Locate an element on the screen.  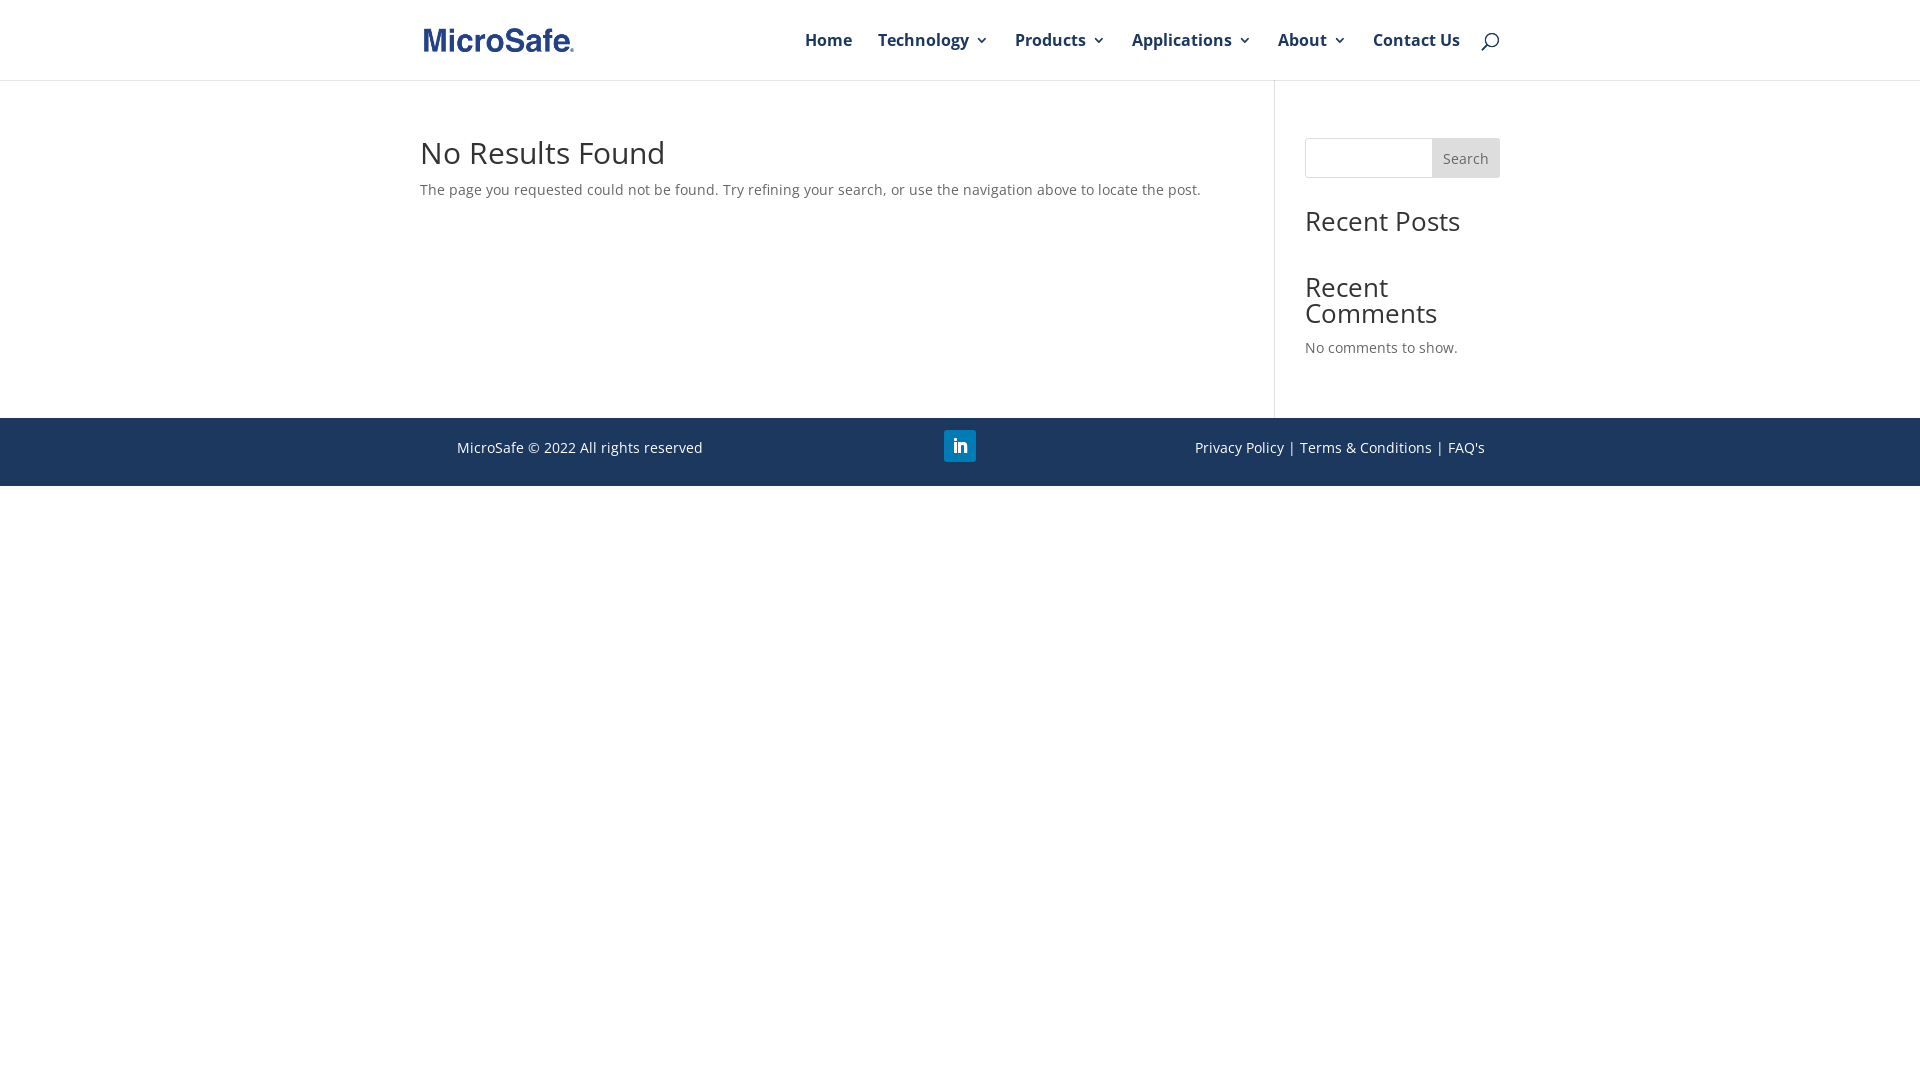
'Follow on LinkedIn' is located at coordinates (960, 445).